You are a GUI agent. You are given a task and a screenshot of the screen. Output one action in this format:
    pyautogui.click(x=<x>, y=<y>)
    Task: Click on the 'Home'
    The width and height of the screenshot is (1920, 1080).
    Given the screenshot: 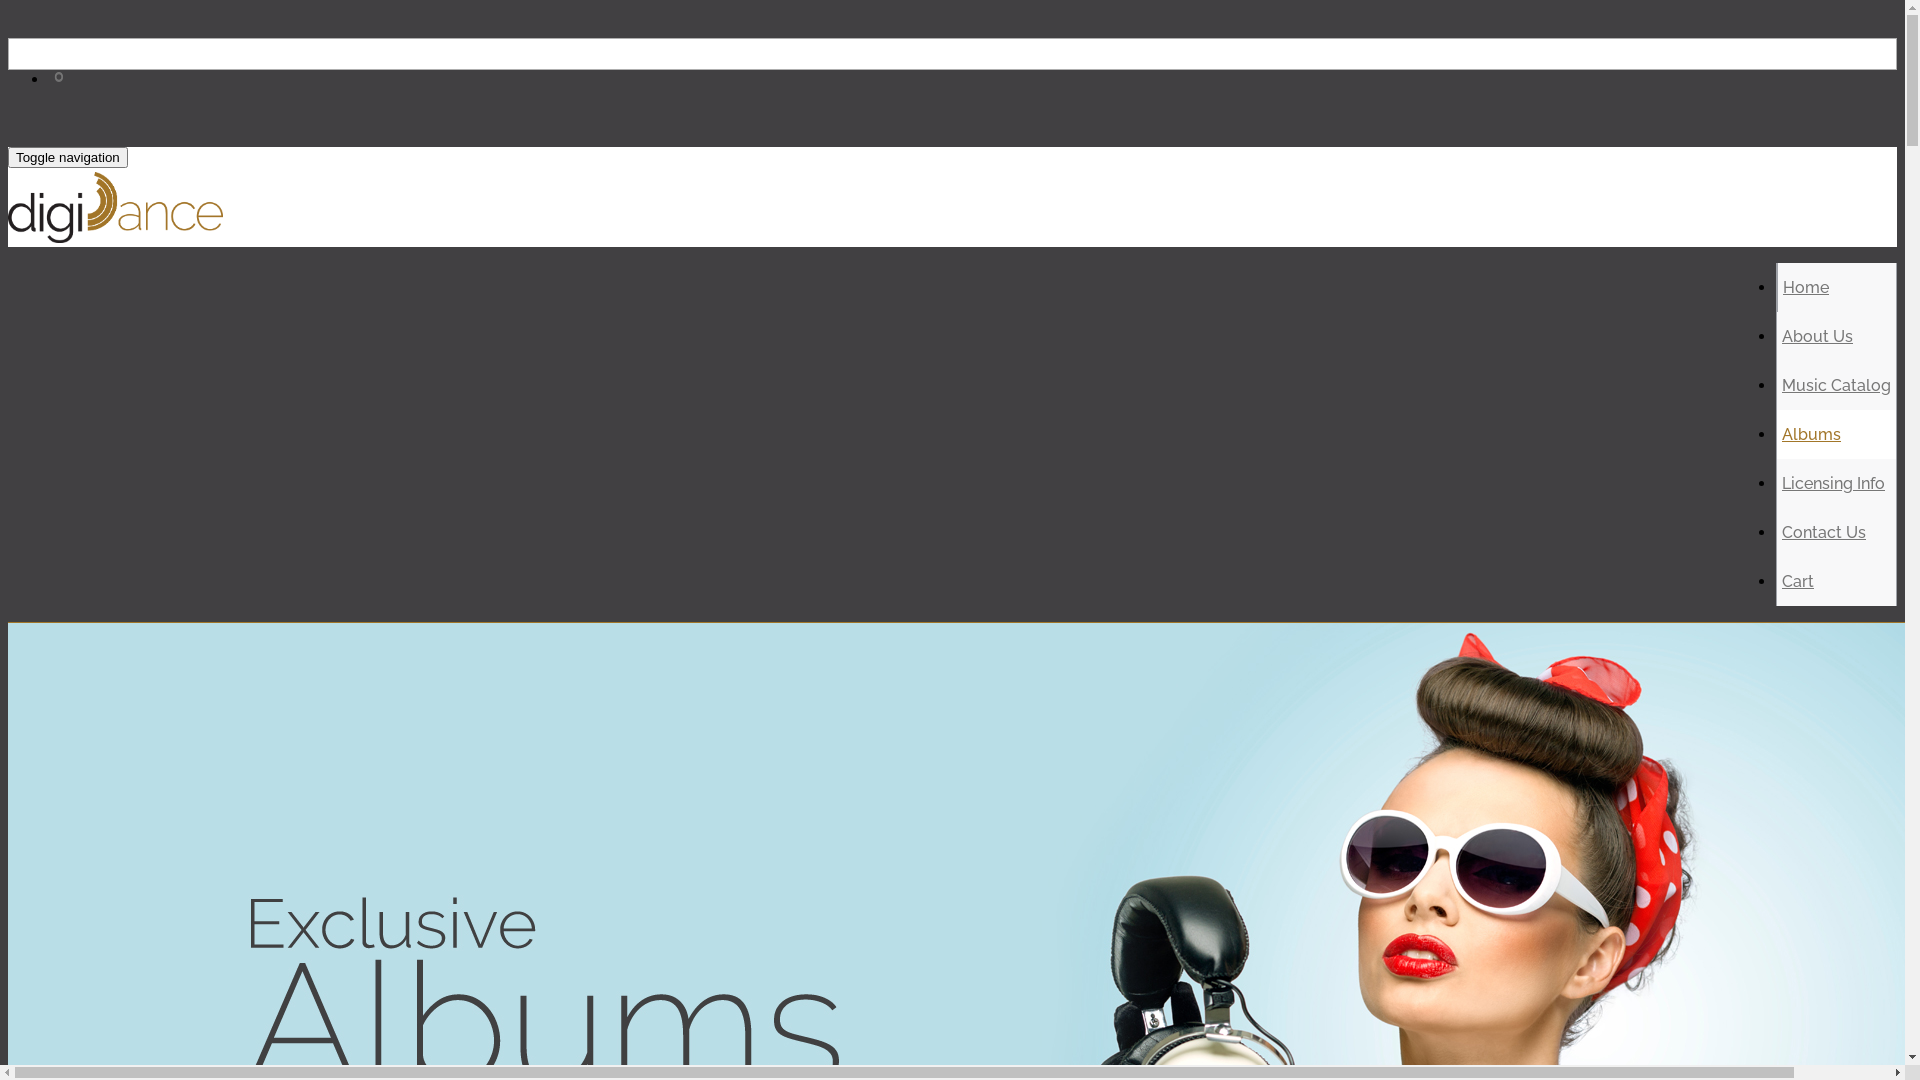 What is the action you would take?
    pyautogui.click(x=1805, y=287)
    